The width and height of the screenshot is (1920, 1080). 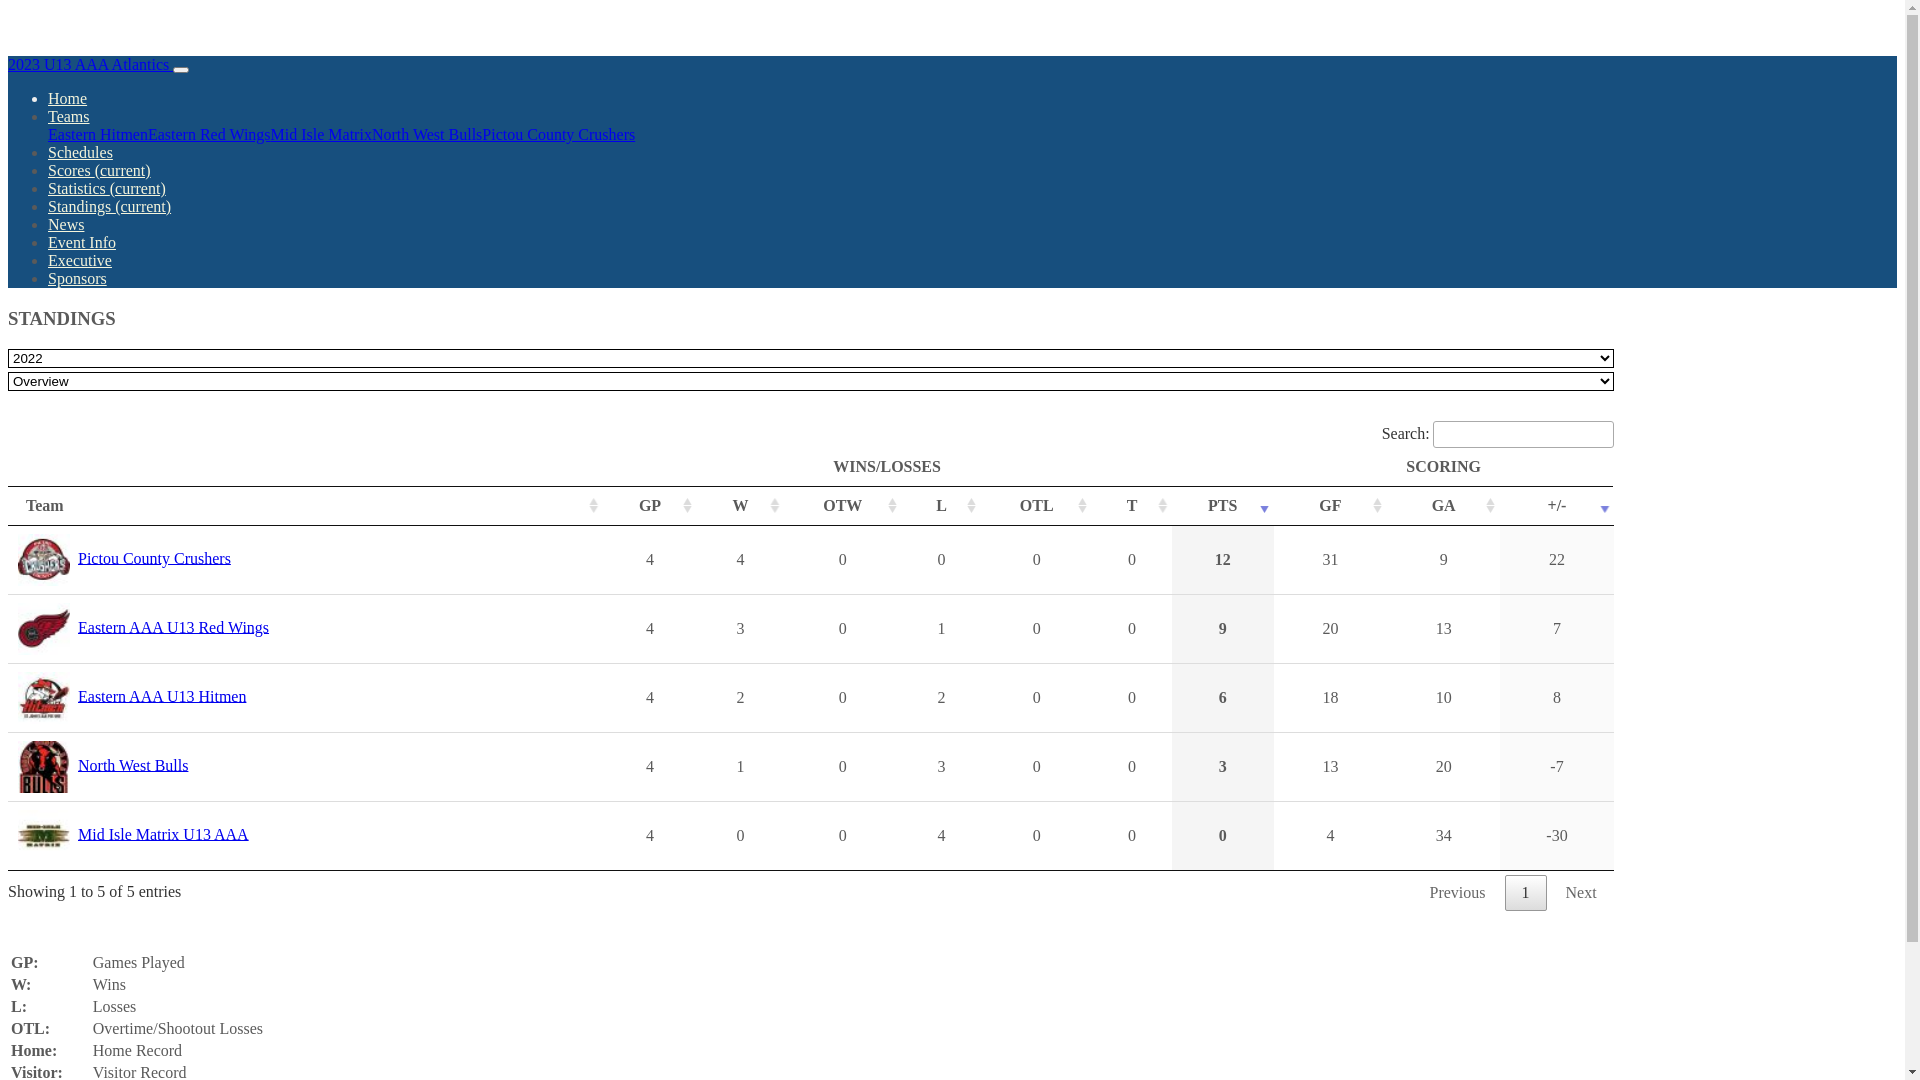 What do you see at coordinates (98, 169) in the screenshot?
I see `'Scores (current)'` at bounding box center [98, 169].